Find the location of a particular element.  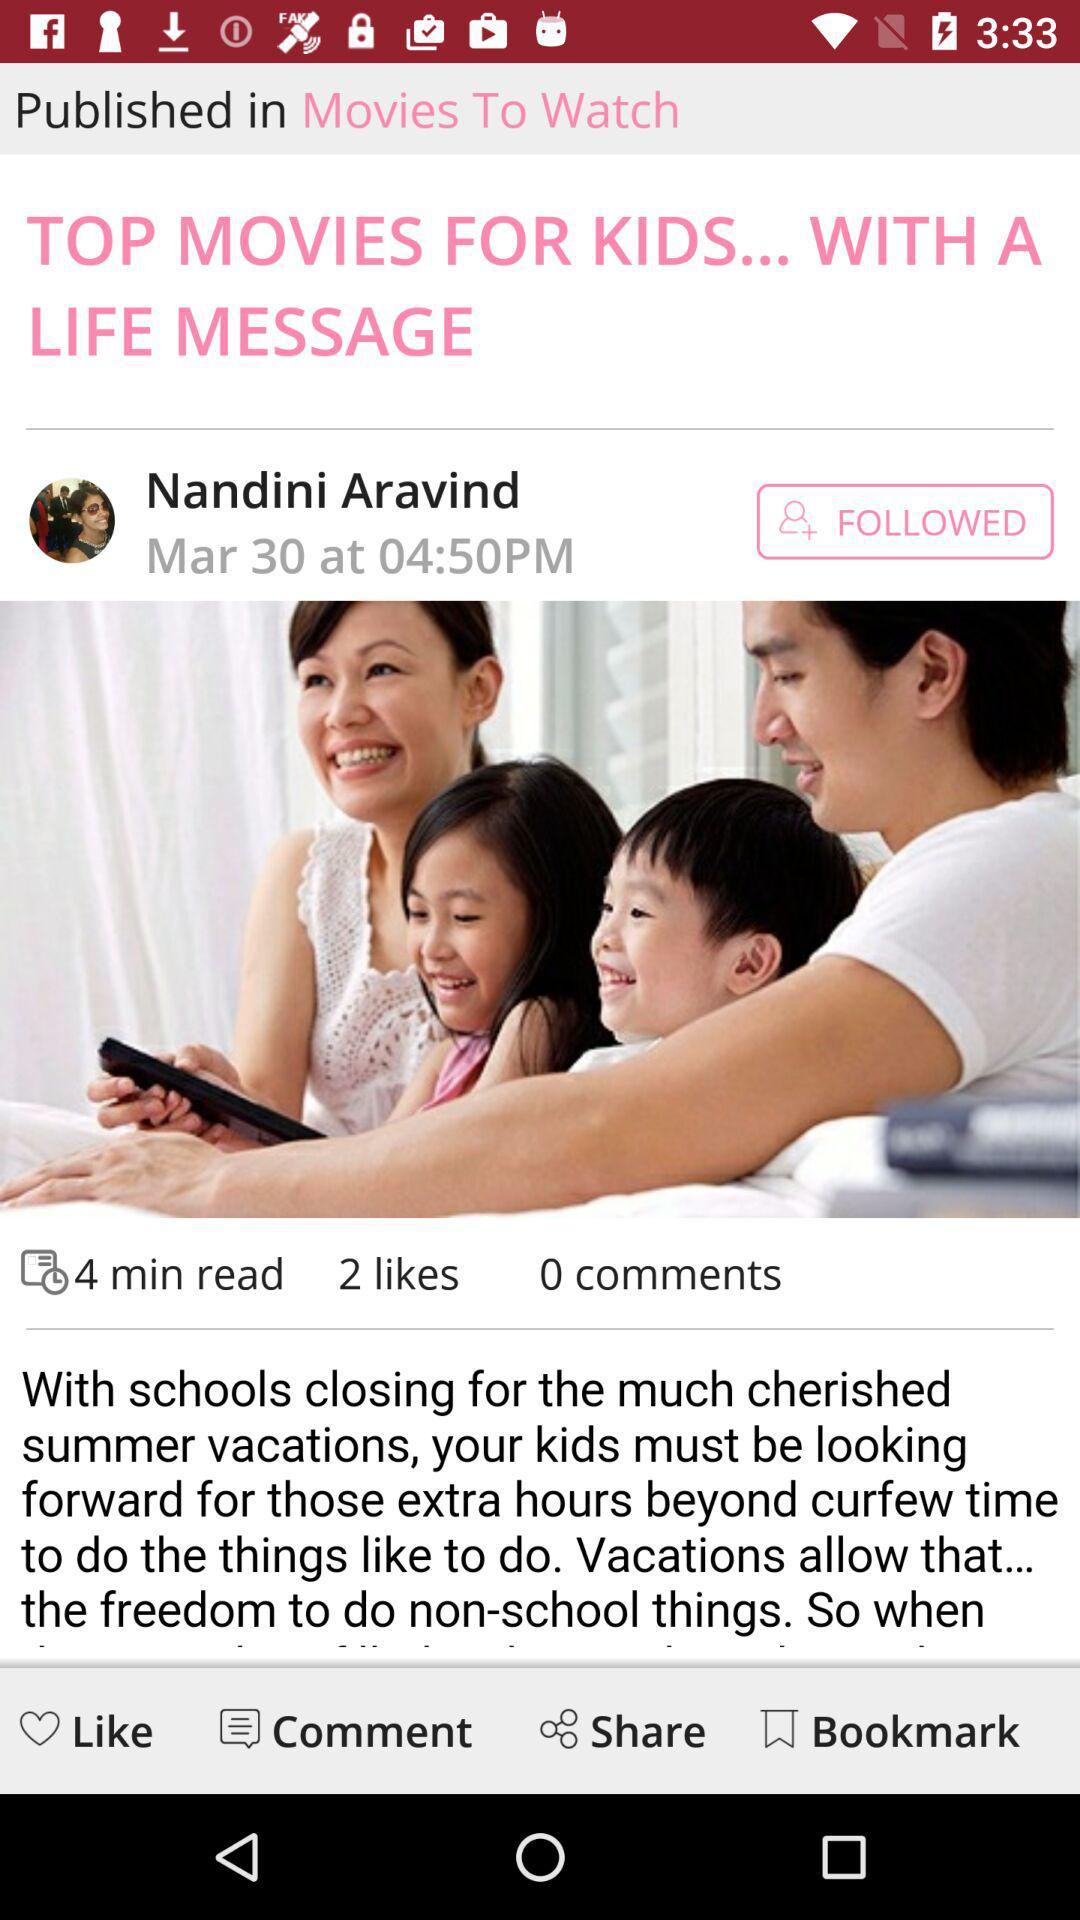

the chat icon is located at coordinates (238, 1727).